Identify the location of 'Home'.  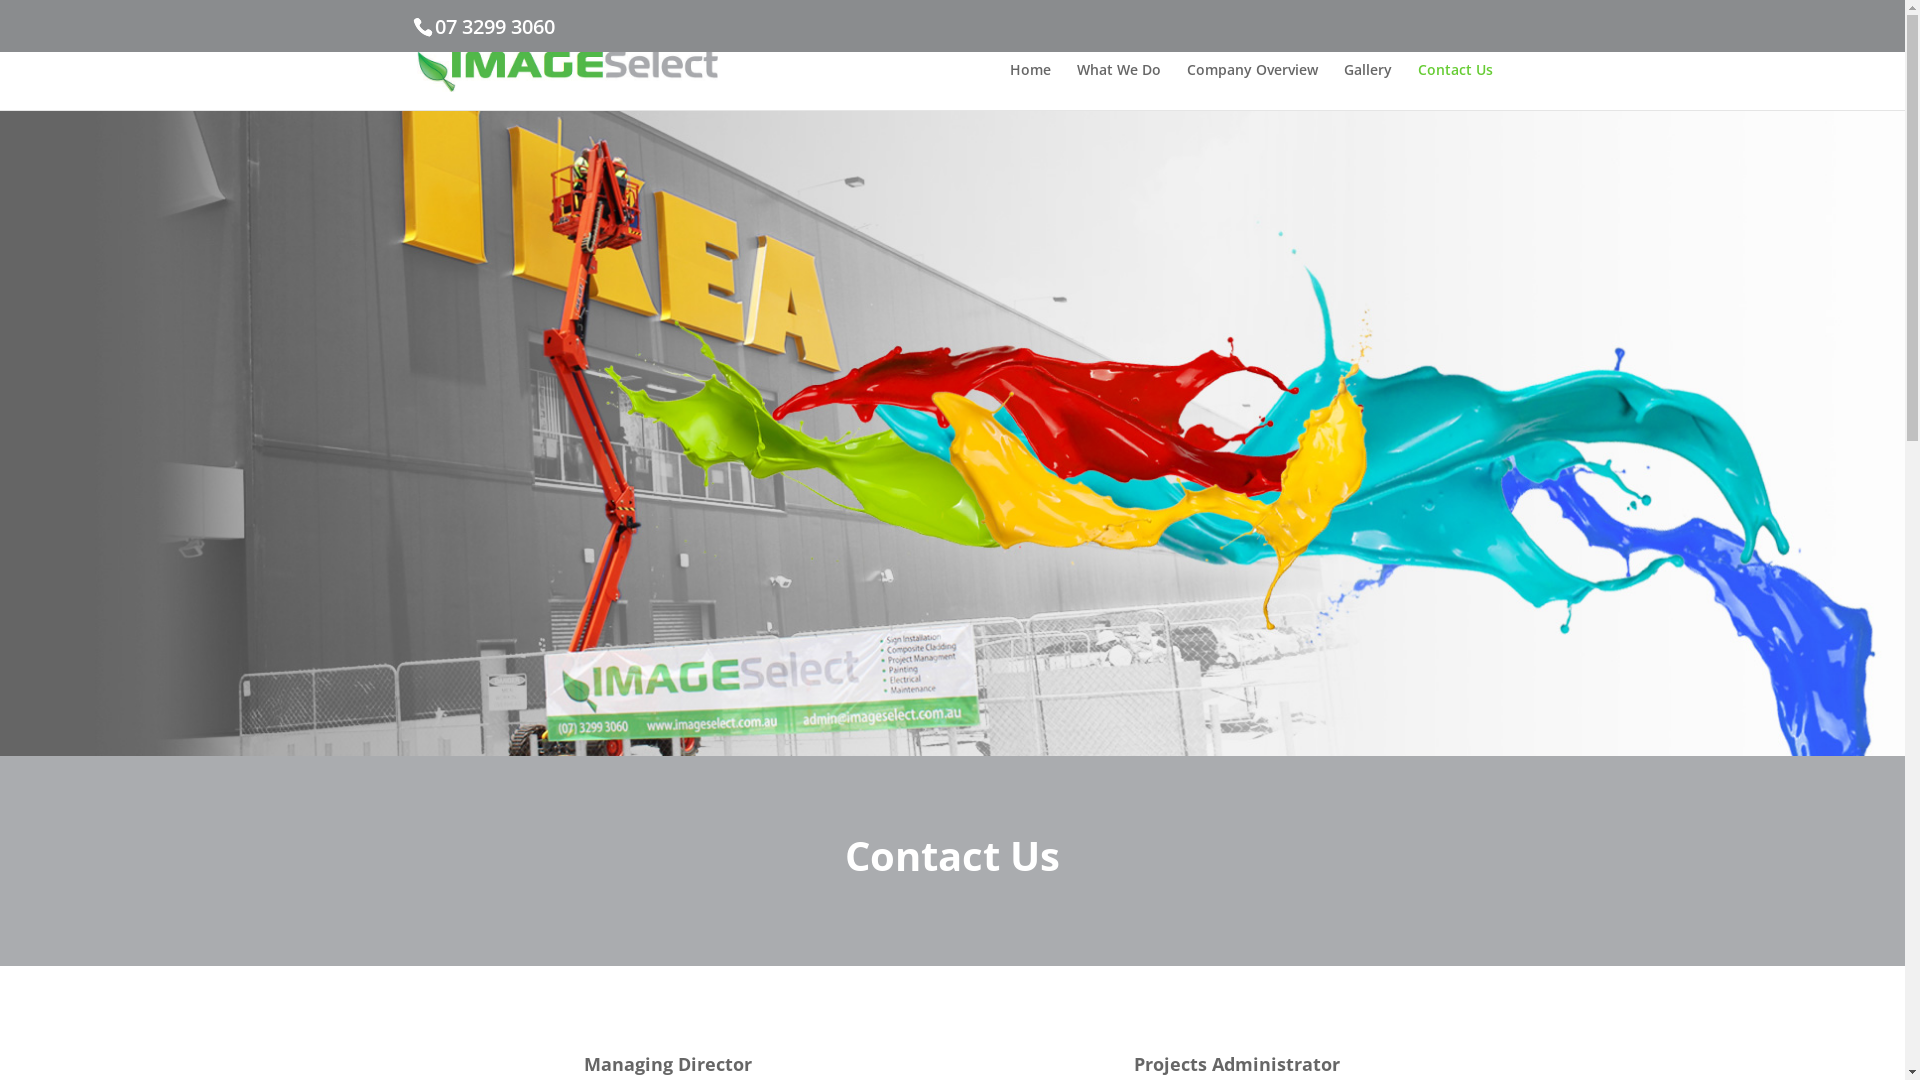
(1030, 85).